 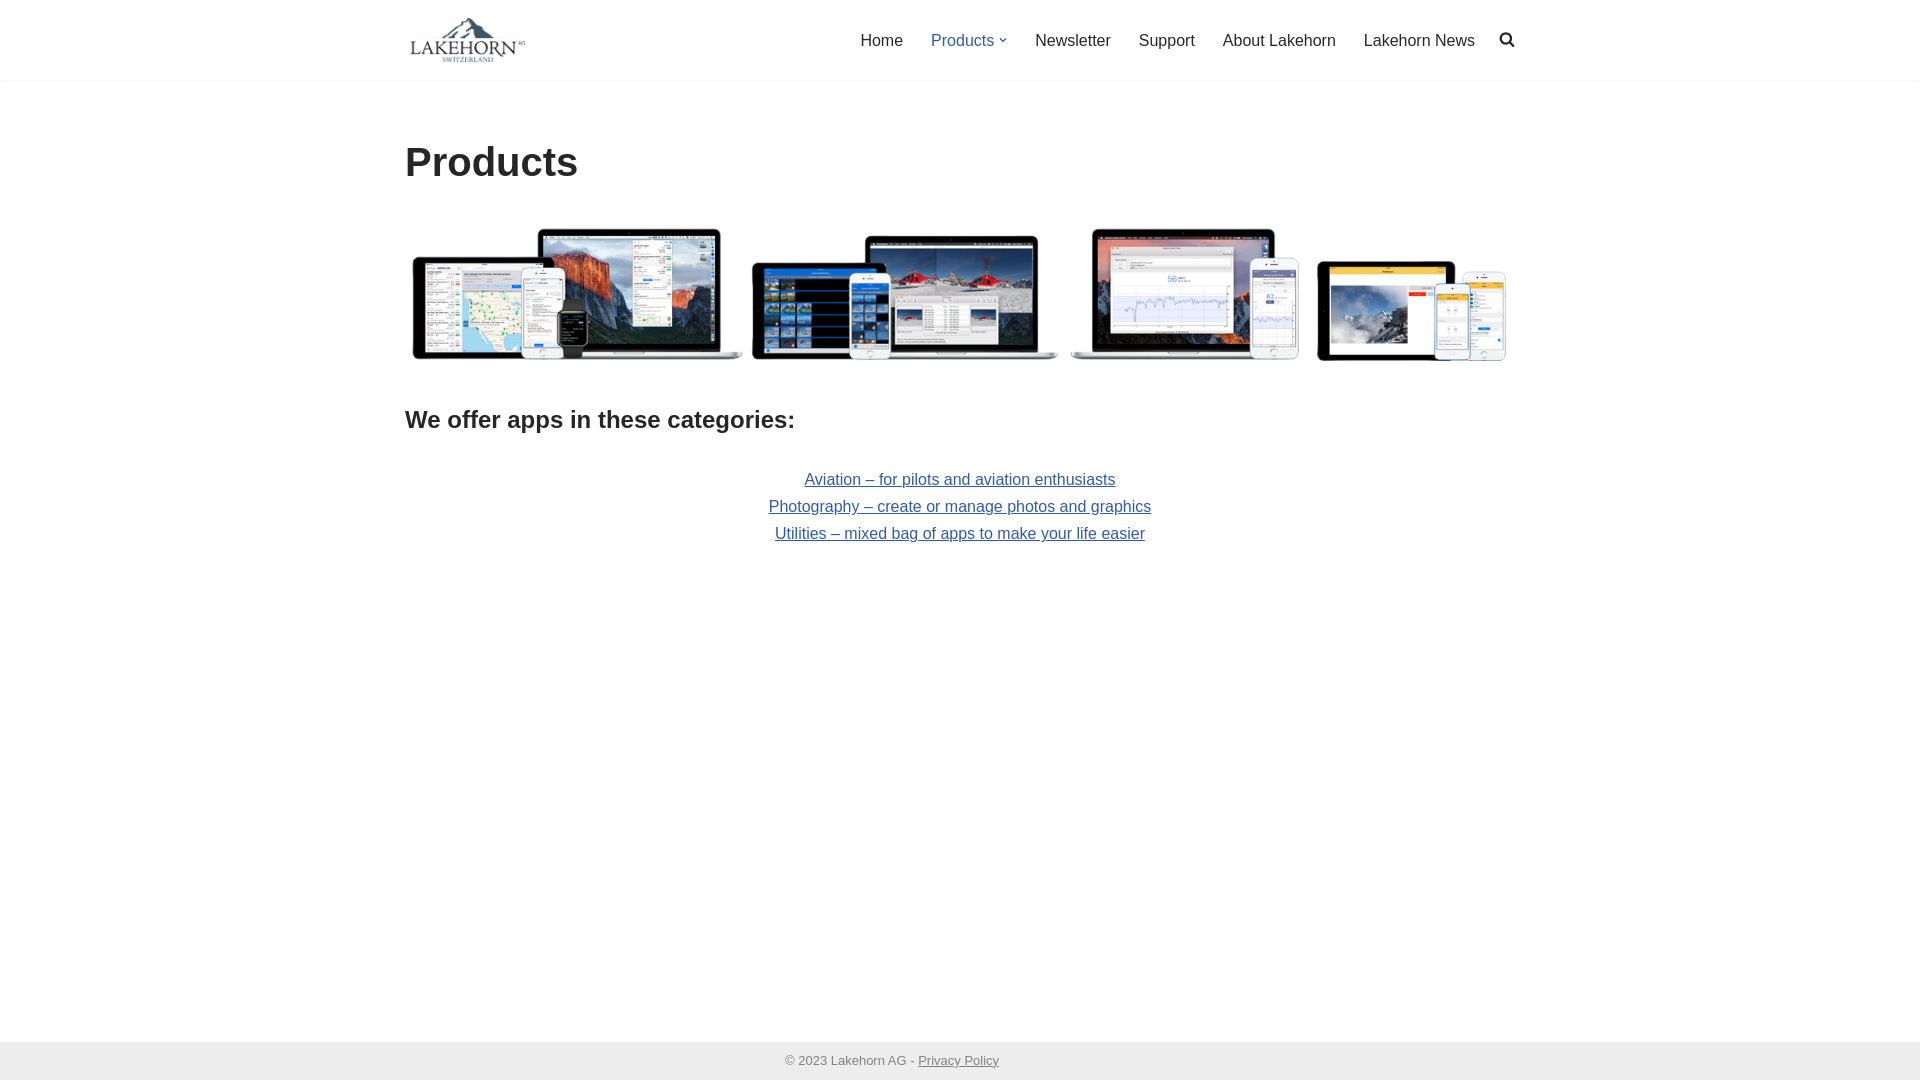 I want to click on 'About Lakehorn', so click(x=1278, y=40).